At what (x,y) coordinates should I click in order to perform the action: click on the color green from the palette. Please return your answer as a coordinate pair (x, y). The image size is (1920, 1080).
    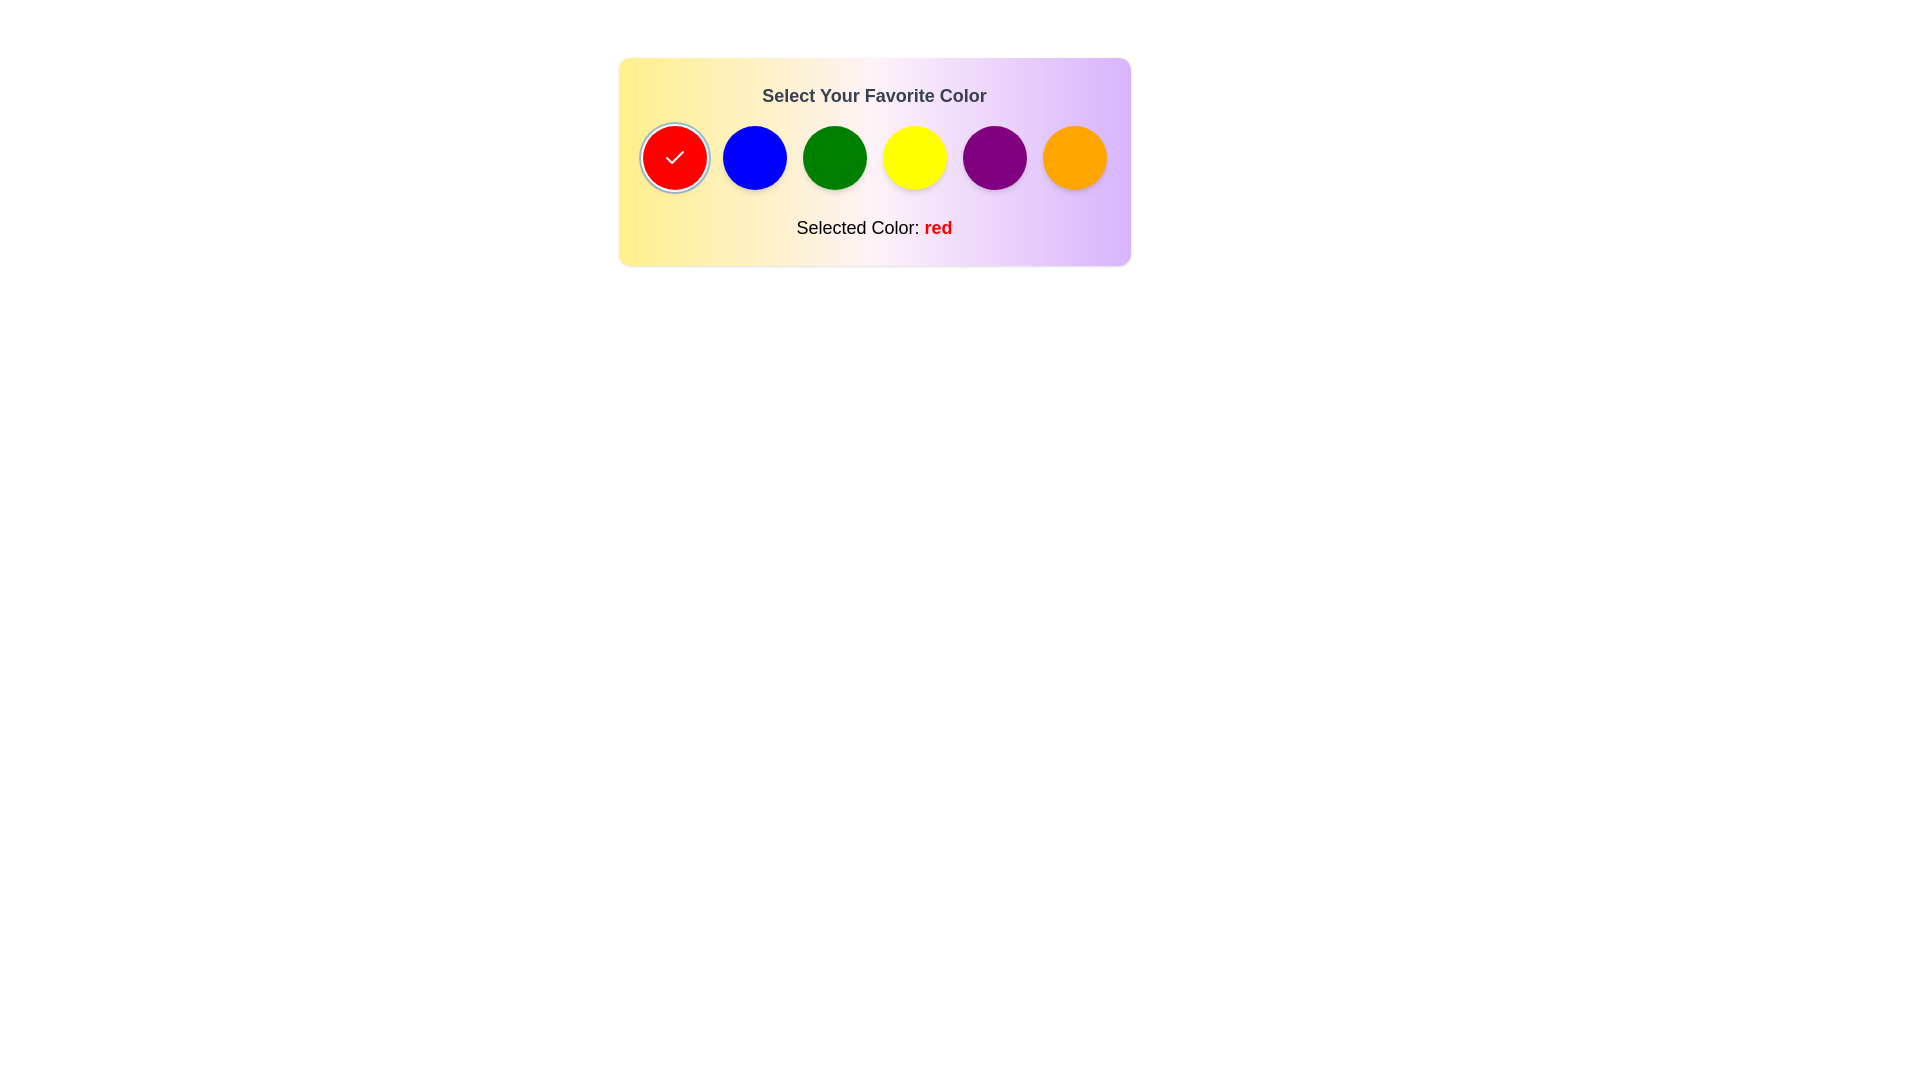
    Looking at the image, I should click on (834, 157).